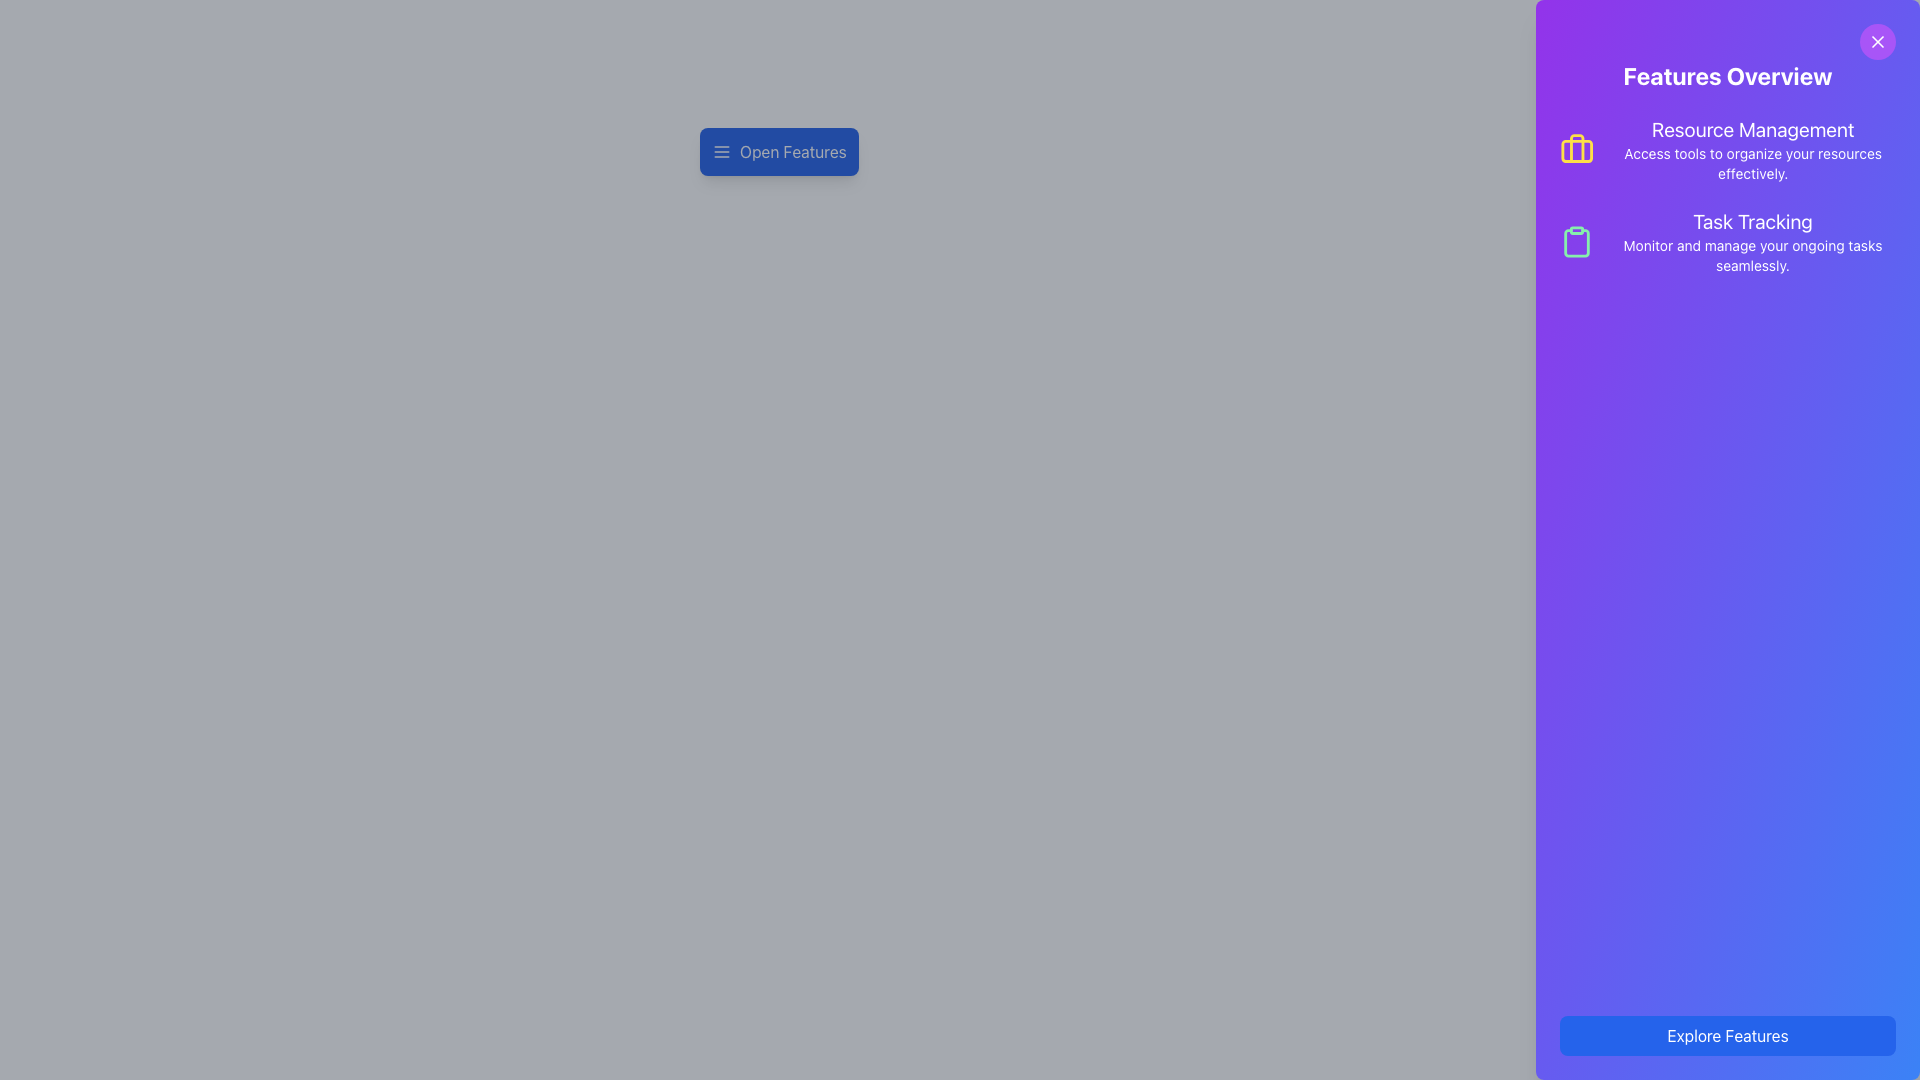  I want to click on the 'Open Features' button, which is a blue button with a menu icon on the left, located in the top-left corner of the interface, so click(778, 150).